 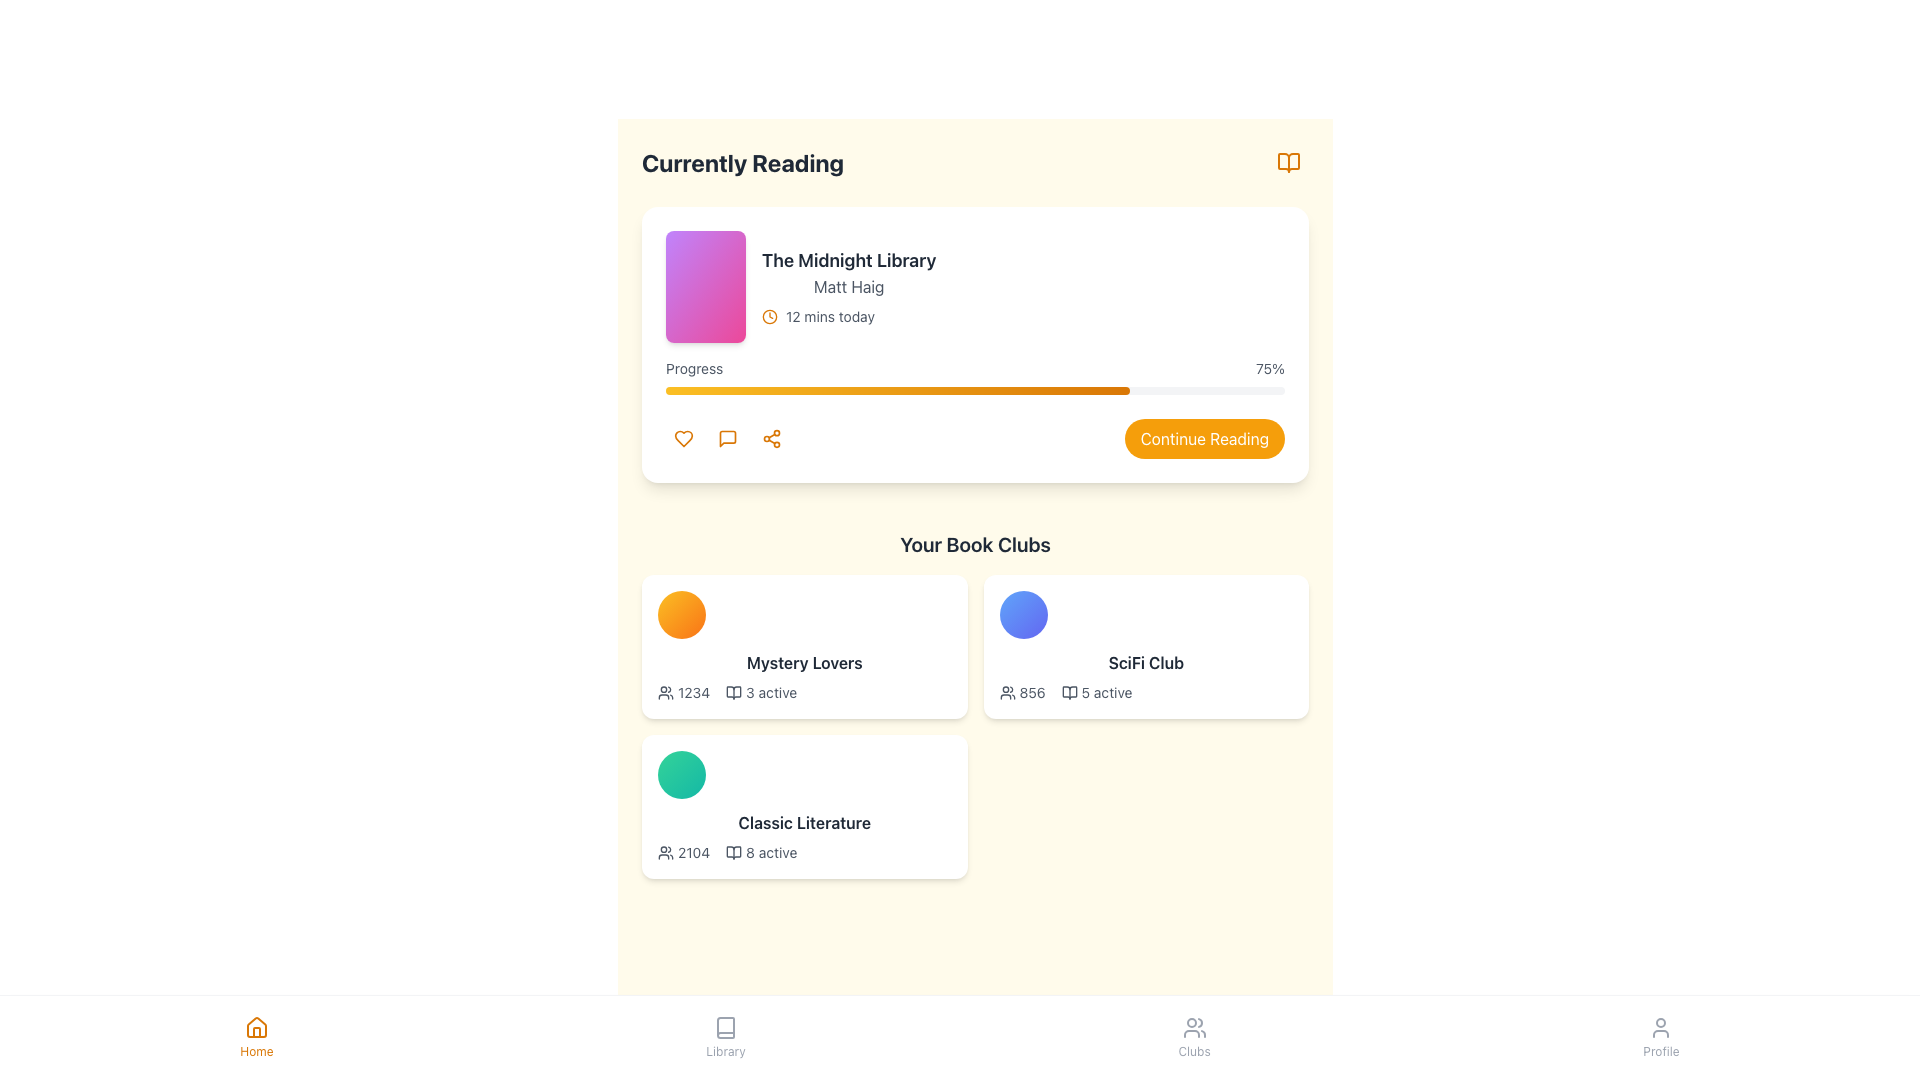 What do you see at coordinates (724, 1036) in the screenshot?
I see `the Navigation button located in the bottom navigation bar, which is the second option from the left` at bounding box center [724, 1036].